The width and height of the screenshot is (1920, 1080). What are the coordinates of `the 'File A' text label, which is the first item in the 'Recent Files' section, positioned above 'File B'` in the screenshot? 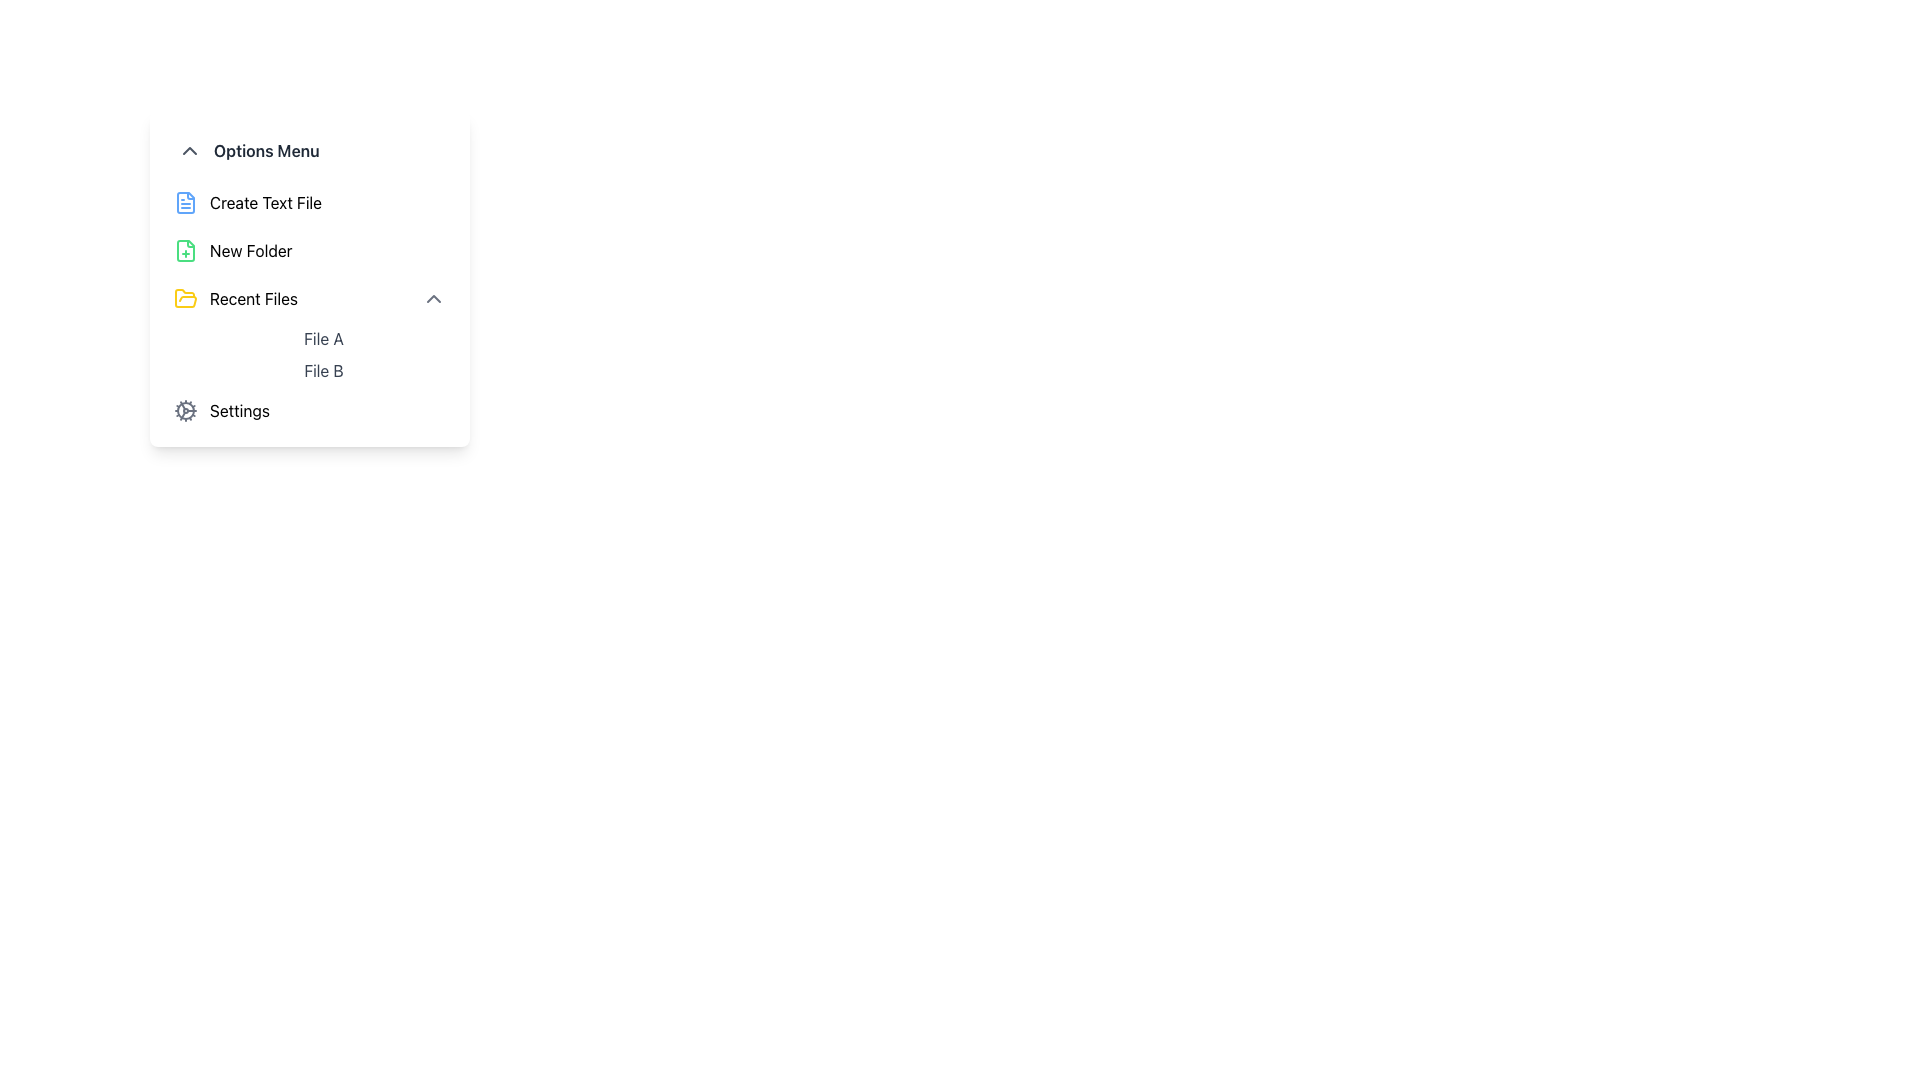 It's located at (324, 338).